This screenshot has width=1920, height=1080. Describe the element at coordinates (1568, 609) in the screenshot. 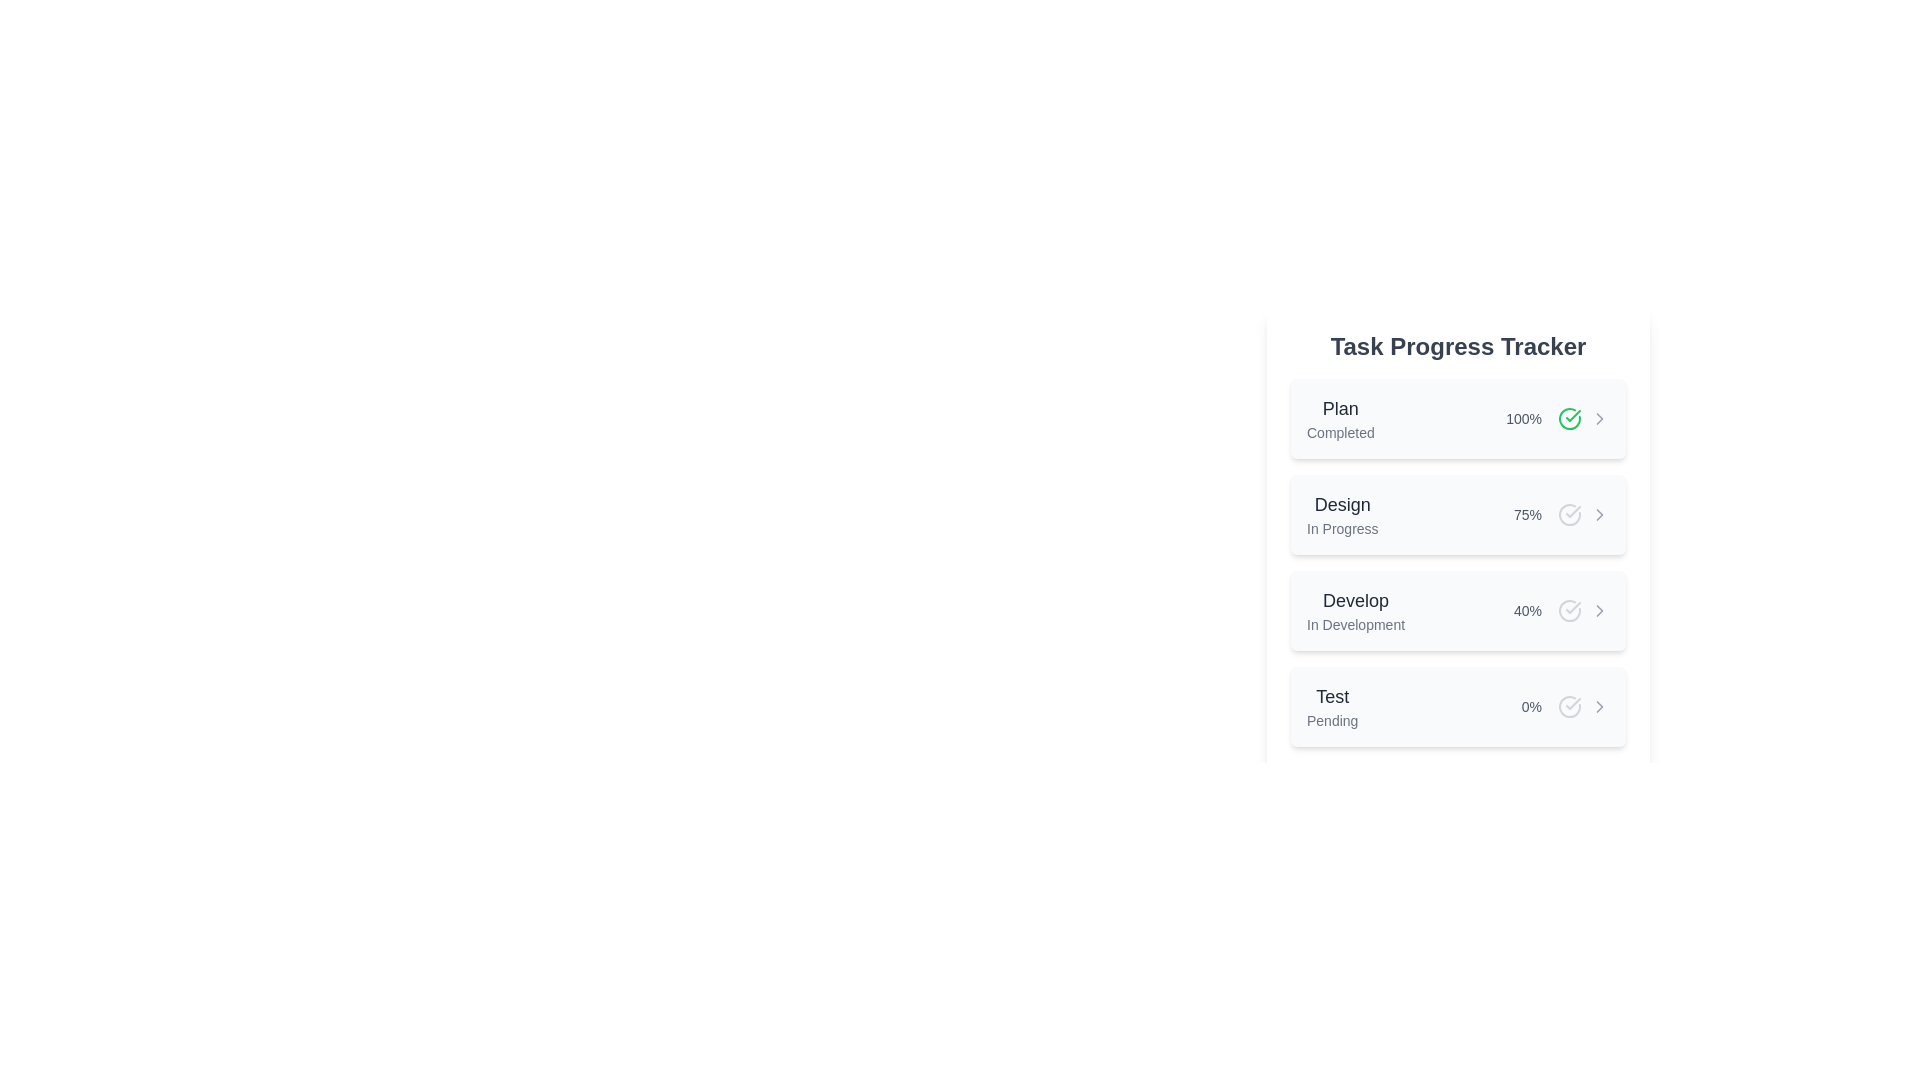

I see `the status indicator icon that represents completion or confirmation of the related task, located to the right of the '40%' text in the 'Develop' progress section` at that location.